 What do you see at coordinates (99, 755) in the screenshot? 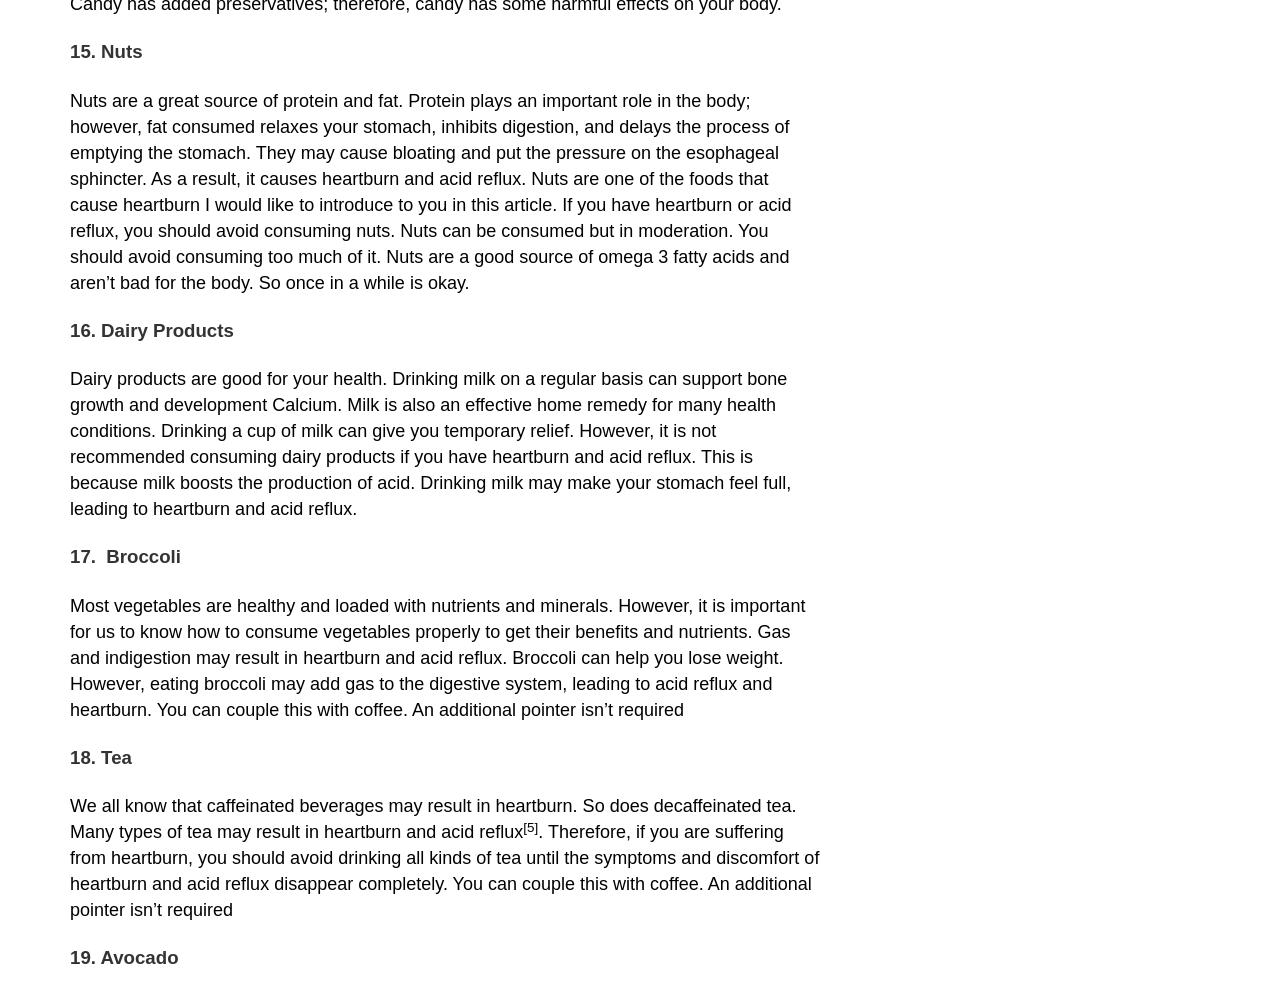
I see `'18. Tea'` at bounding box center [99, 755].